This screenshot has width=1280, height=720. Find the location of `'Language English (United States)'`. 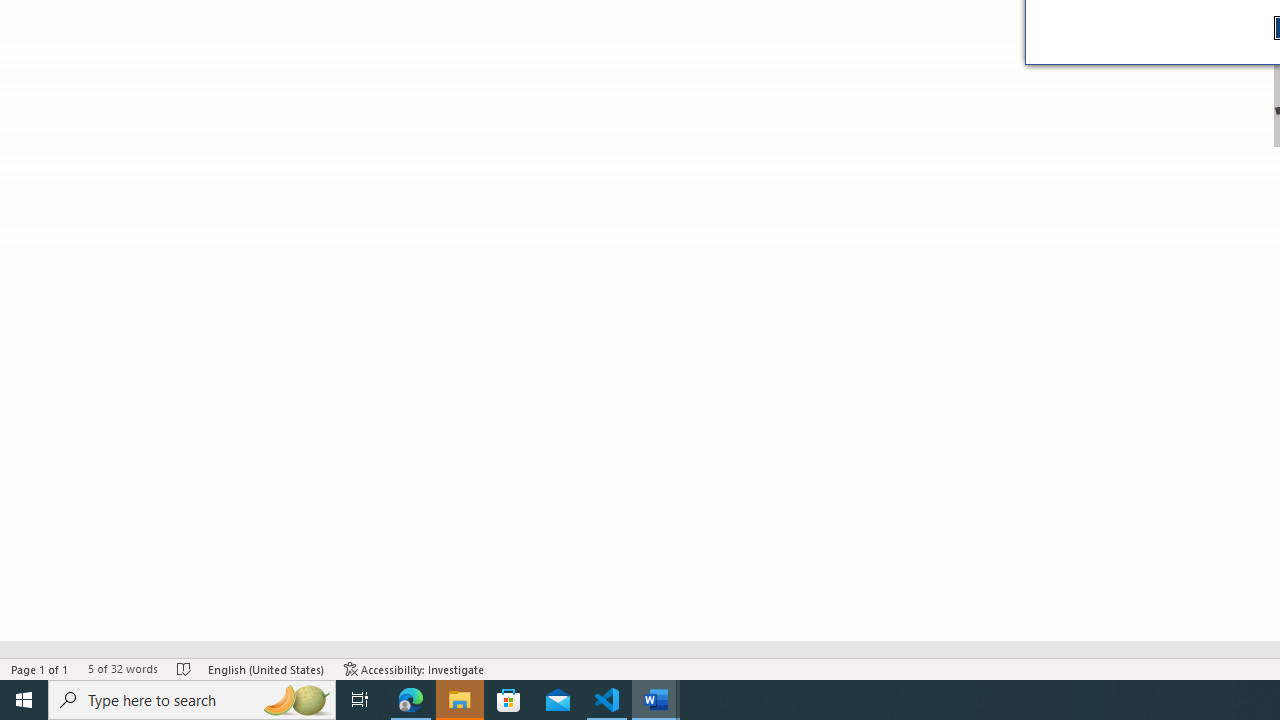

'Language English (United States)' is located at coordinates (265, 669).